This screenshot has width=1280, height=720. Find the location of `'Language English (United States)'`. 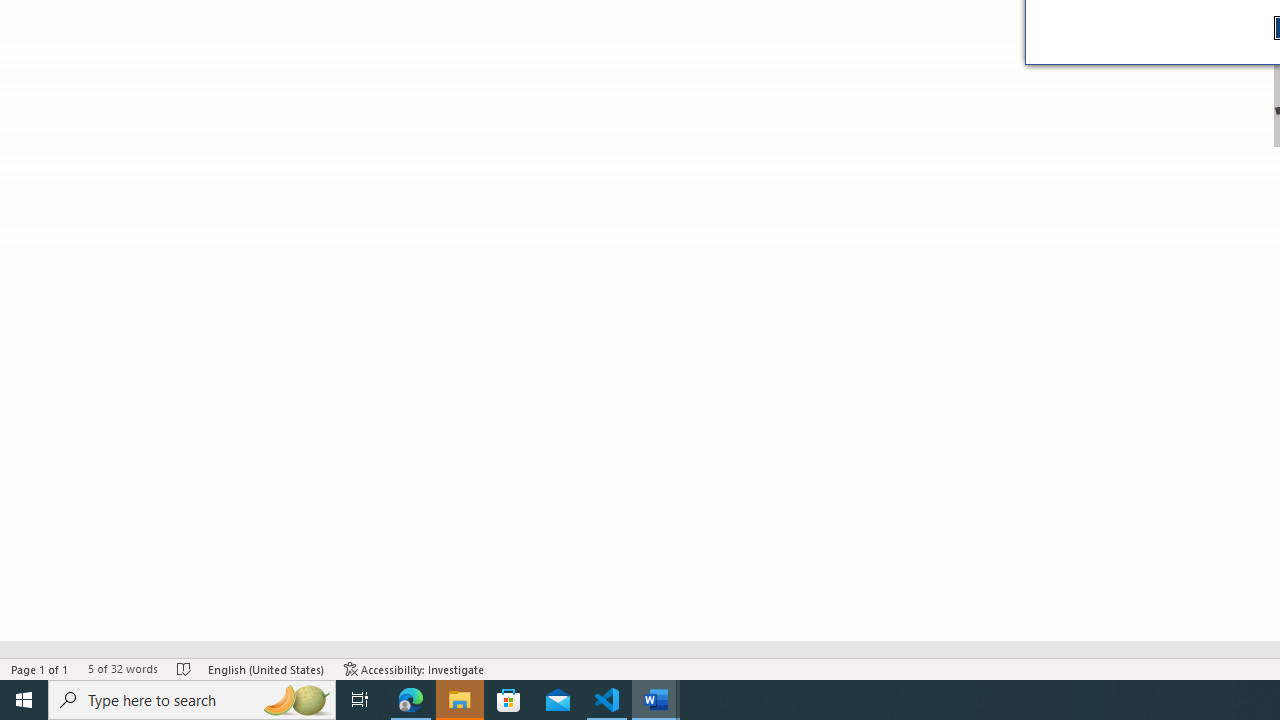

'Language English (United States)' is located at coordinates (265, 669).